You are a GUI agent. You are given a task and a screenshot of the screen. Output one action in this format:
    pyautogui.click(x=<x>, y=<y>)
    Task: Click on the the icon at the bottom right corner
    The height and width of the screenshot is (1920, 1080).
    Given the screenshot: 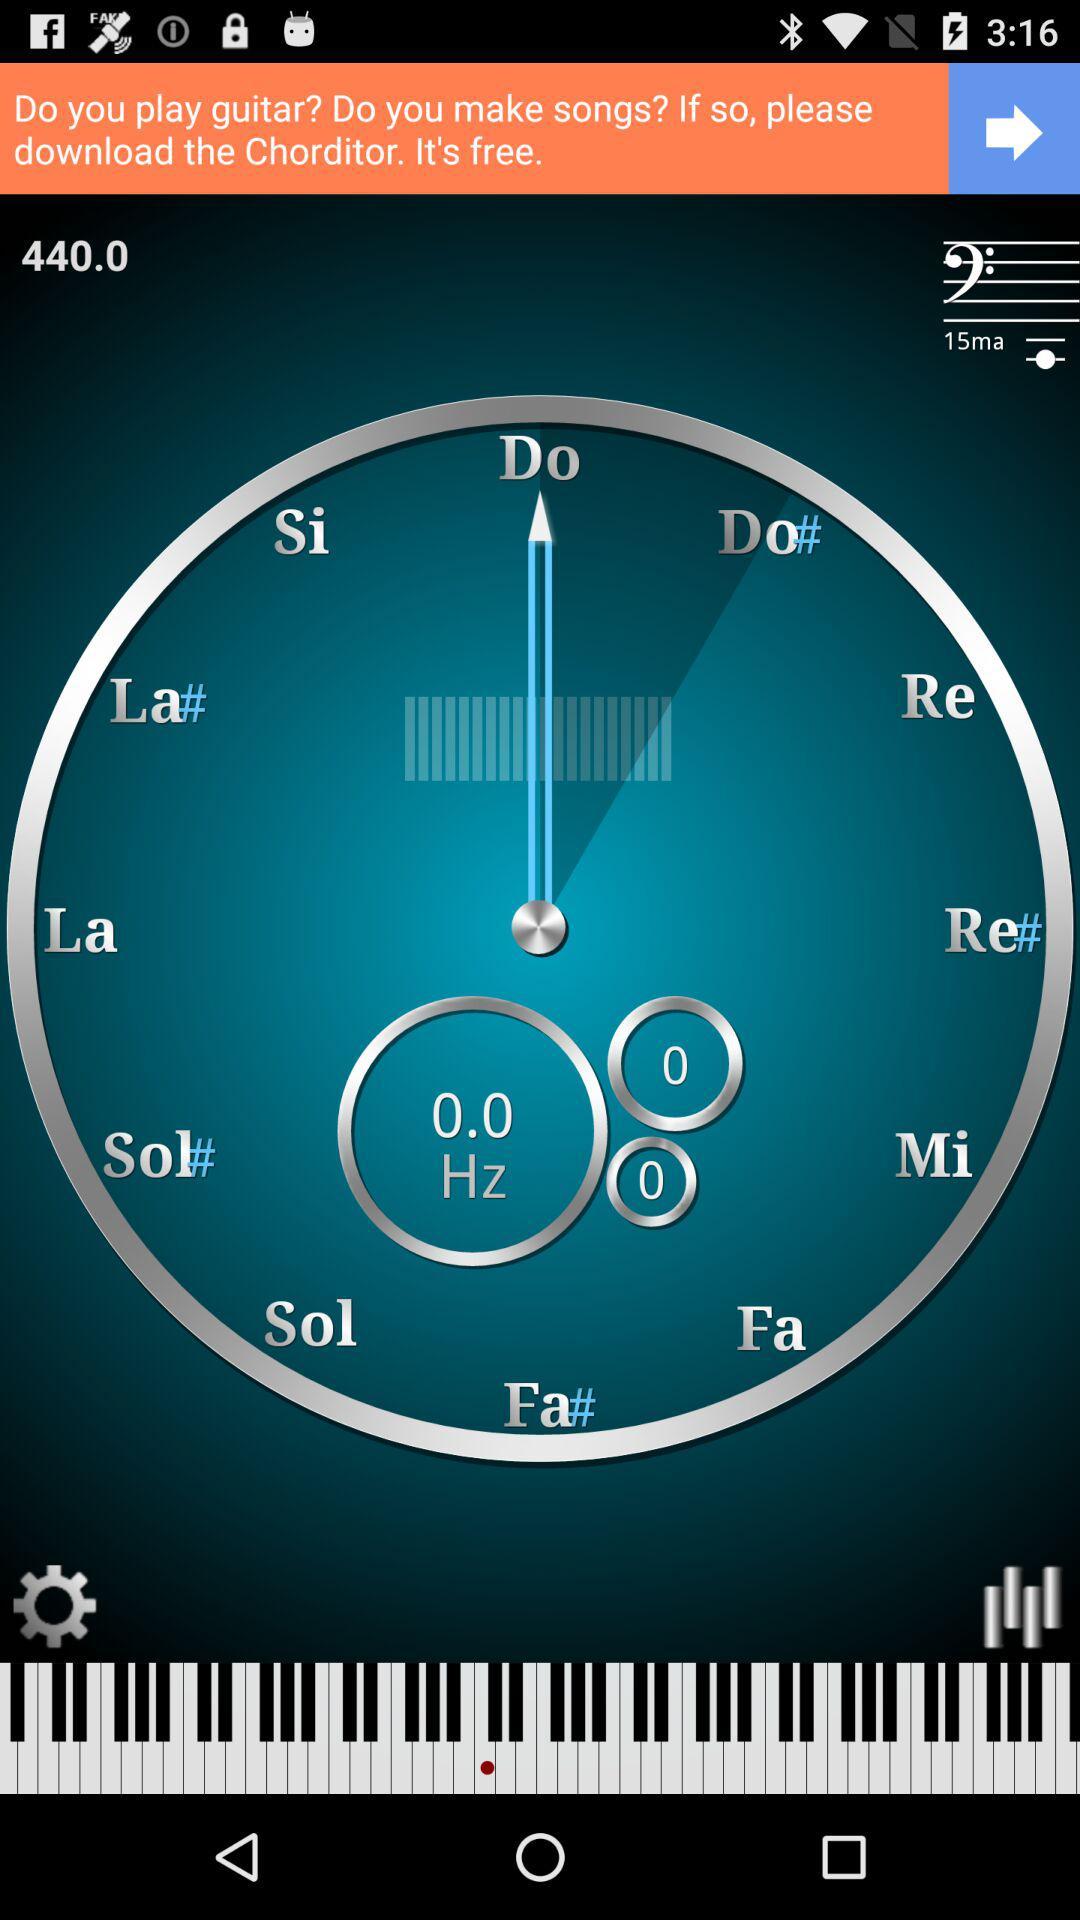 What is the action you would take?
    pyautogui.click(x=1024, y=1607)
    